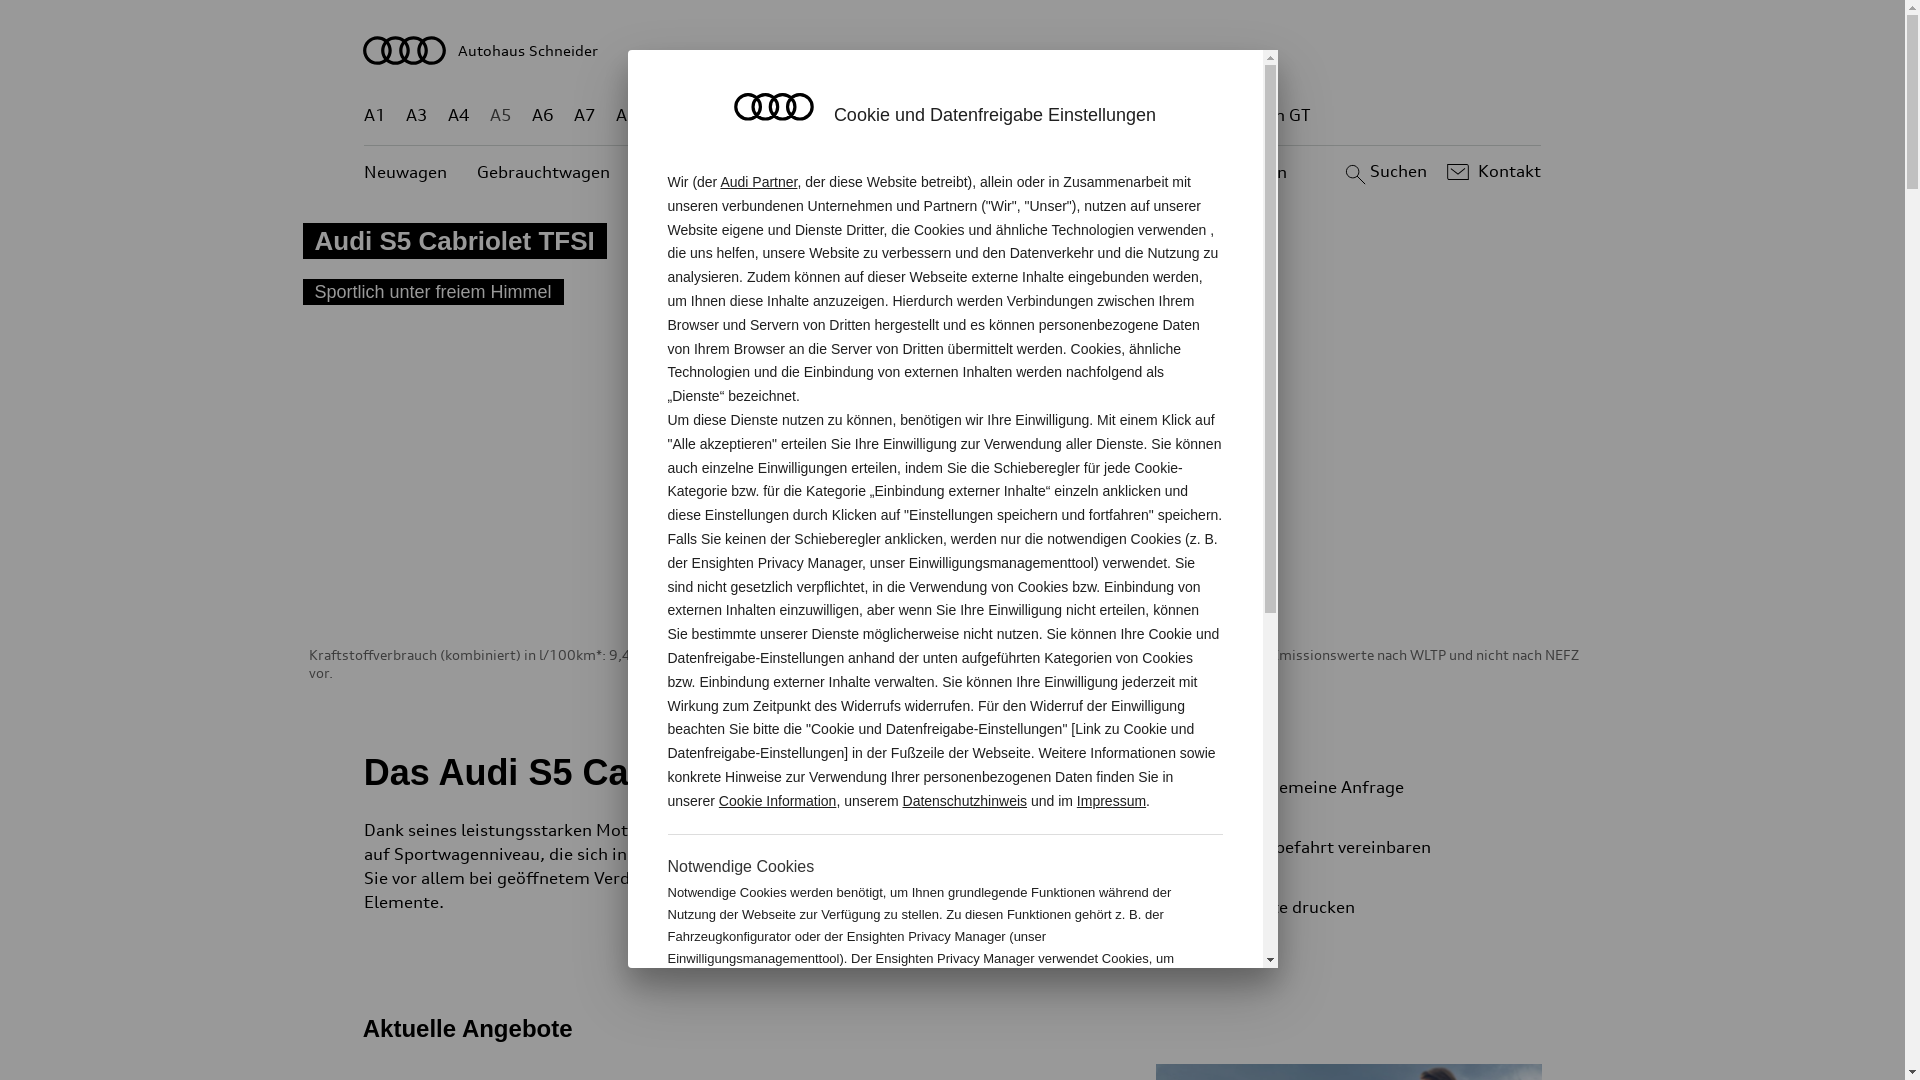  Describe the element at coordinates (404, 171) in the screenshot. I see `'Neuwagen'` at that location.